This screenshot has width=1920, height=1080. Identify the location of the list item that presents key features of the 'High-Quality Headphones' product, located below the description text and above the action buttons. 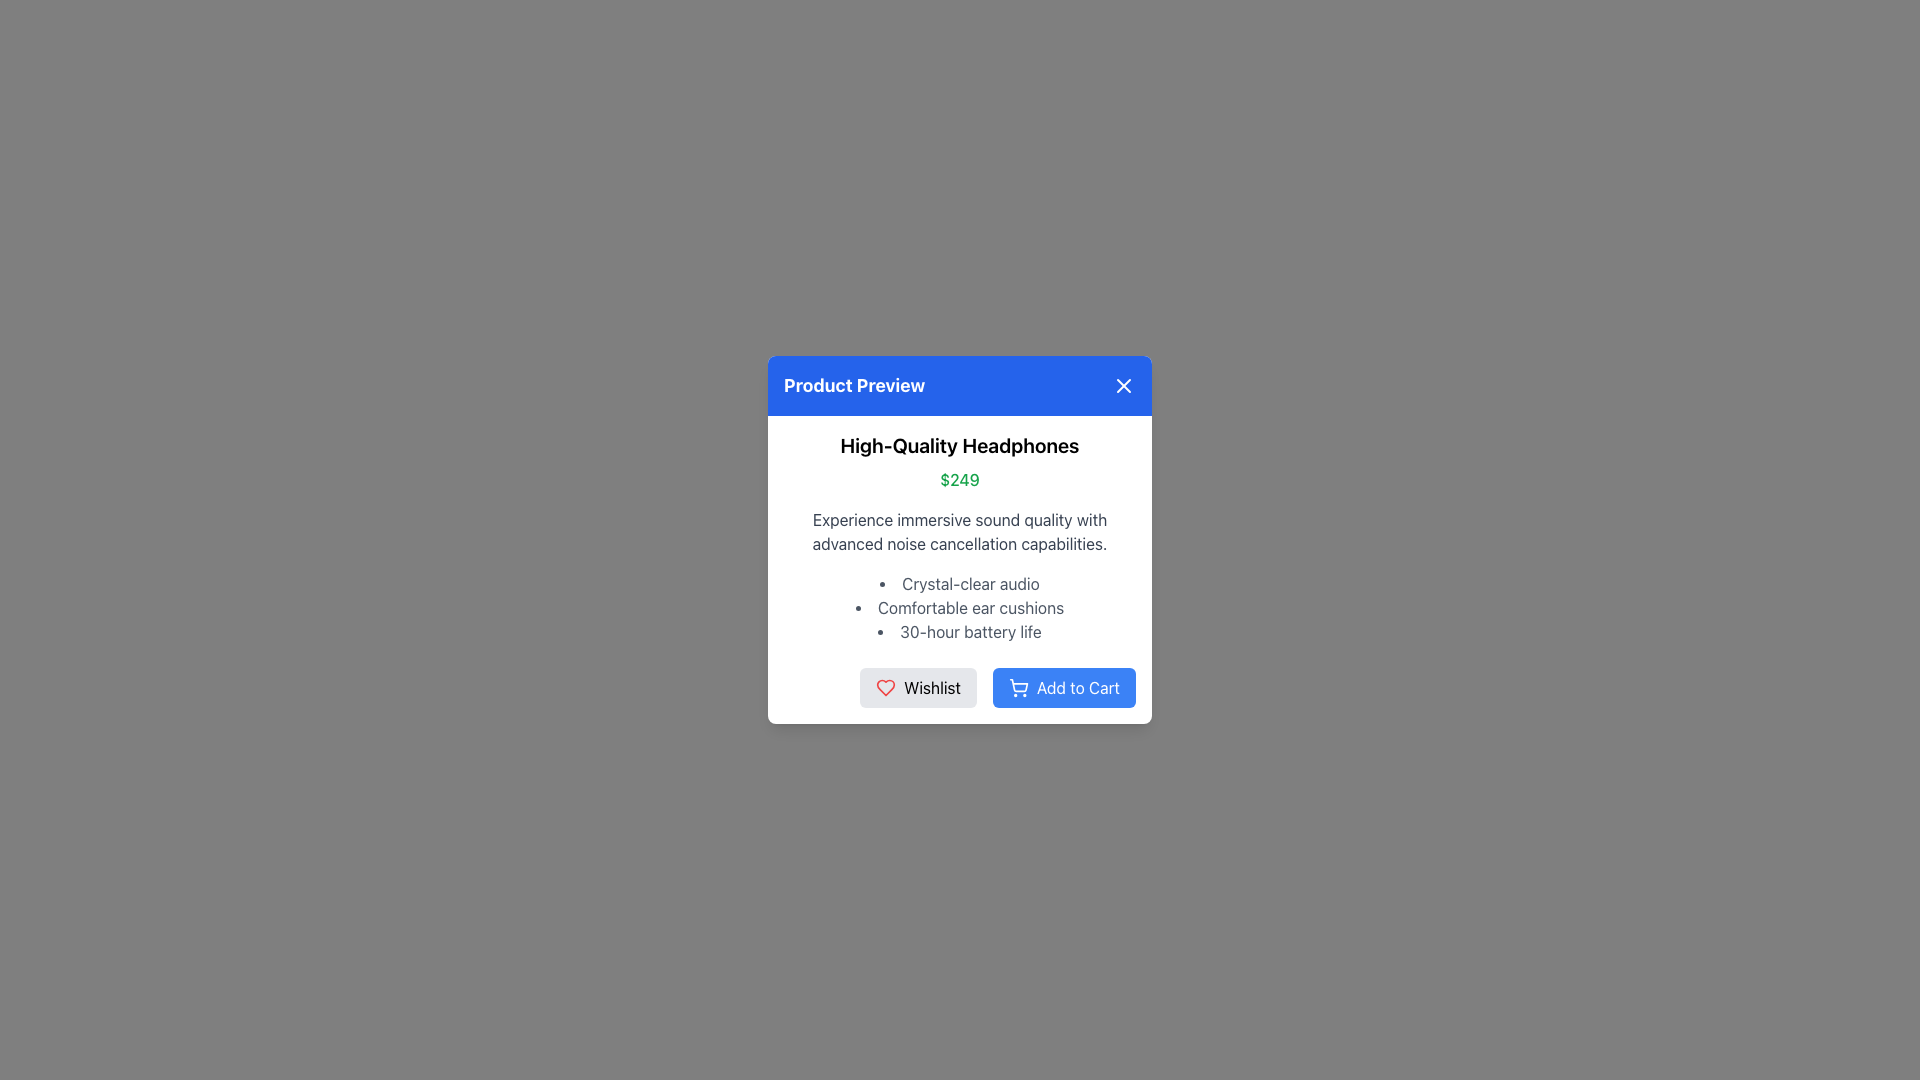
(960, 607).